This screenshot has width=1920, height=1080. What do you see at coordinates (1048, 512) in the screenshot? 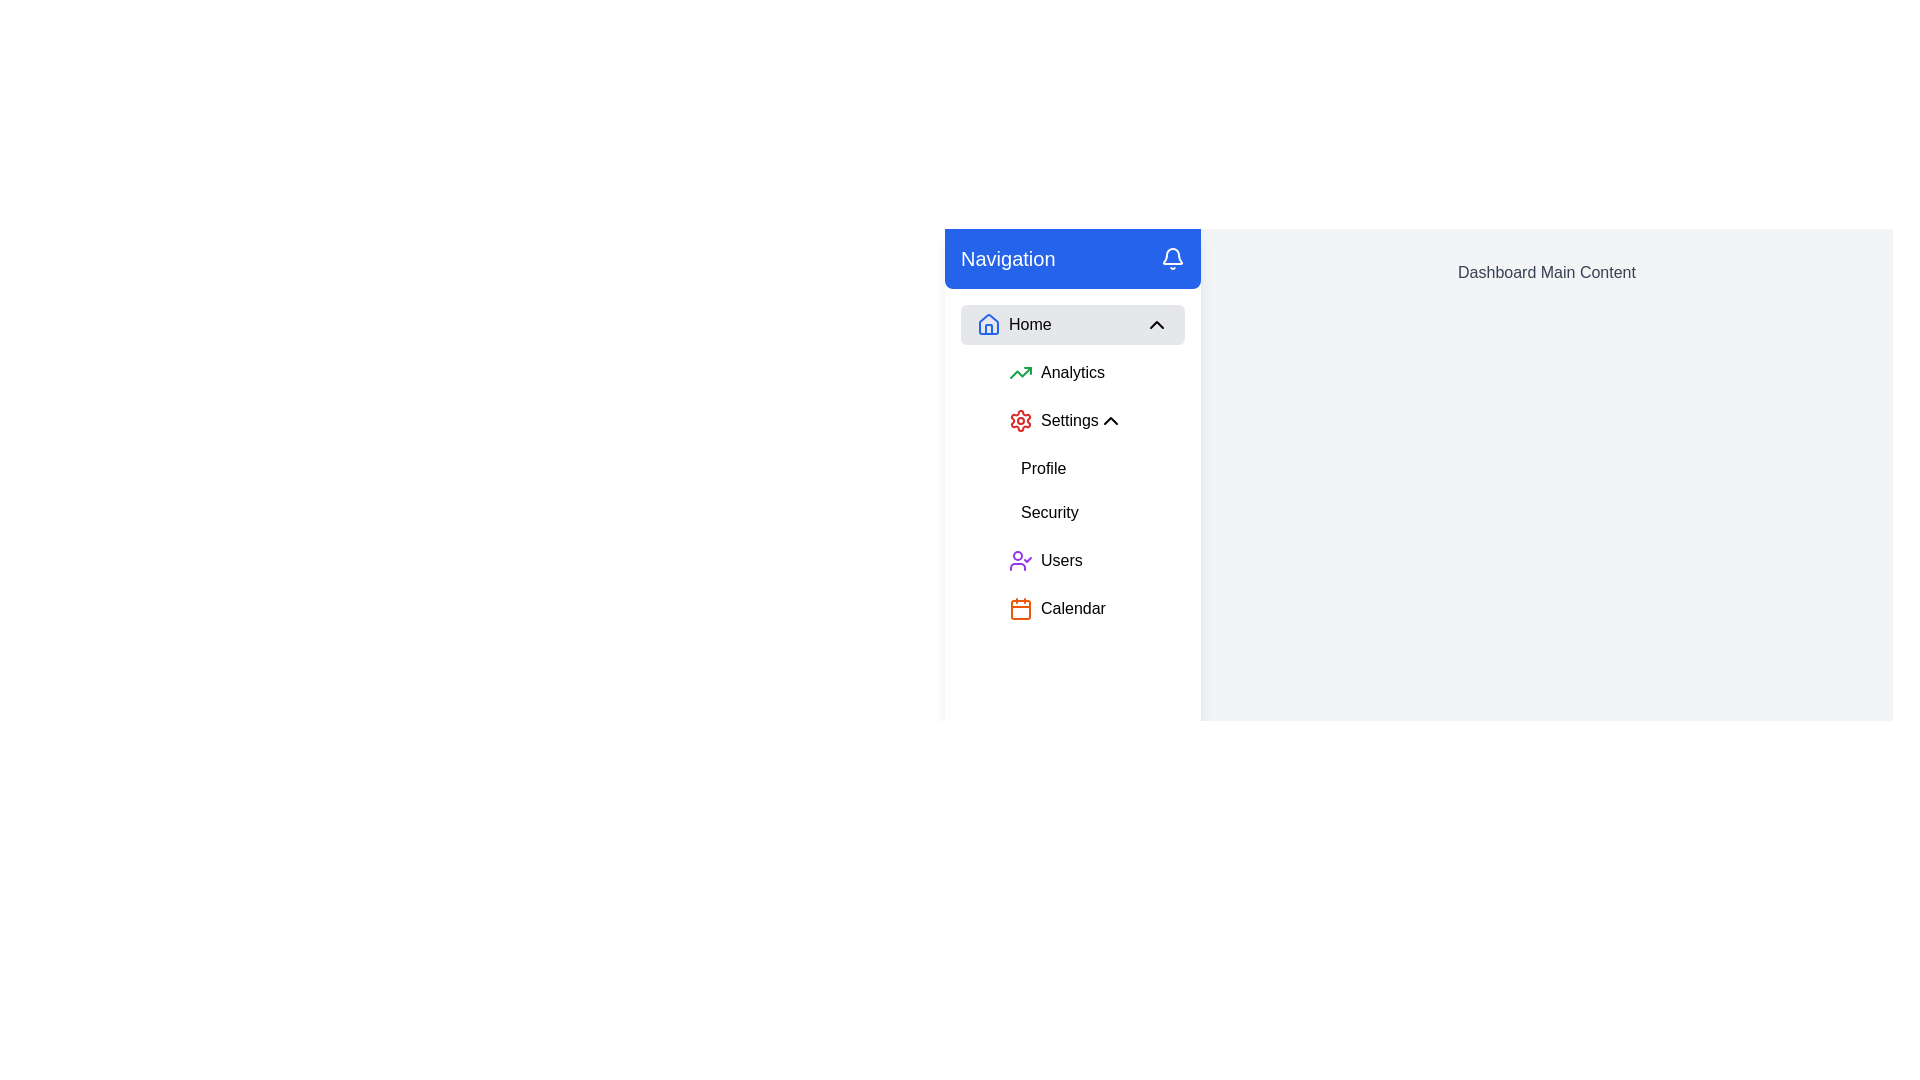
I see `the 'Security' navigation menu item, which is the second item under the 'Profile' section on the left vertical navigation panel` at bounding box center [1048, 512].